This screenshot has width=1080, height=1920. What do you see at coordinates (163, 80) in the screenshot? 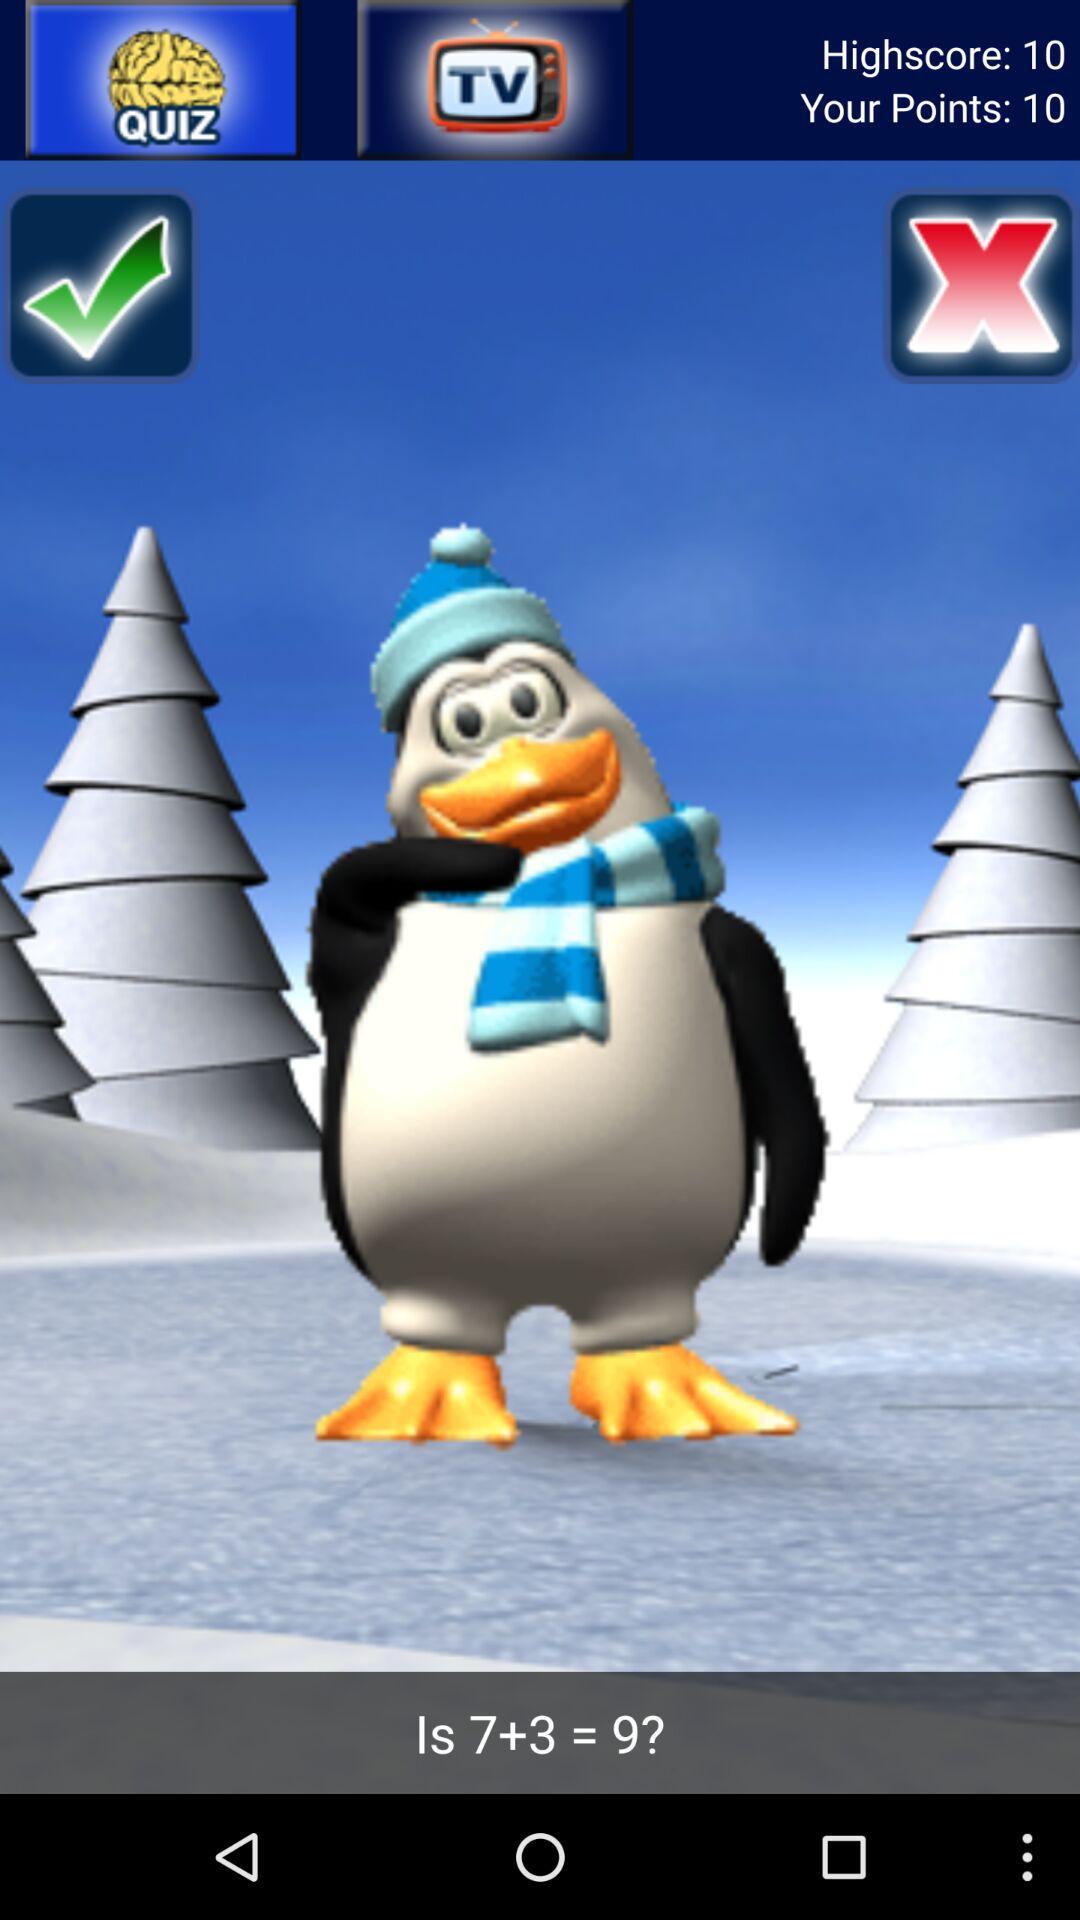
I see `option` at bounding box center [163, 80].